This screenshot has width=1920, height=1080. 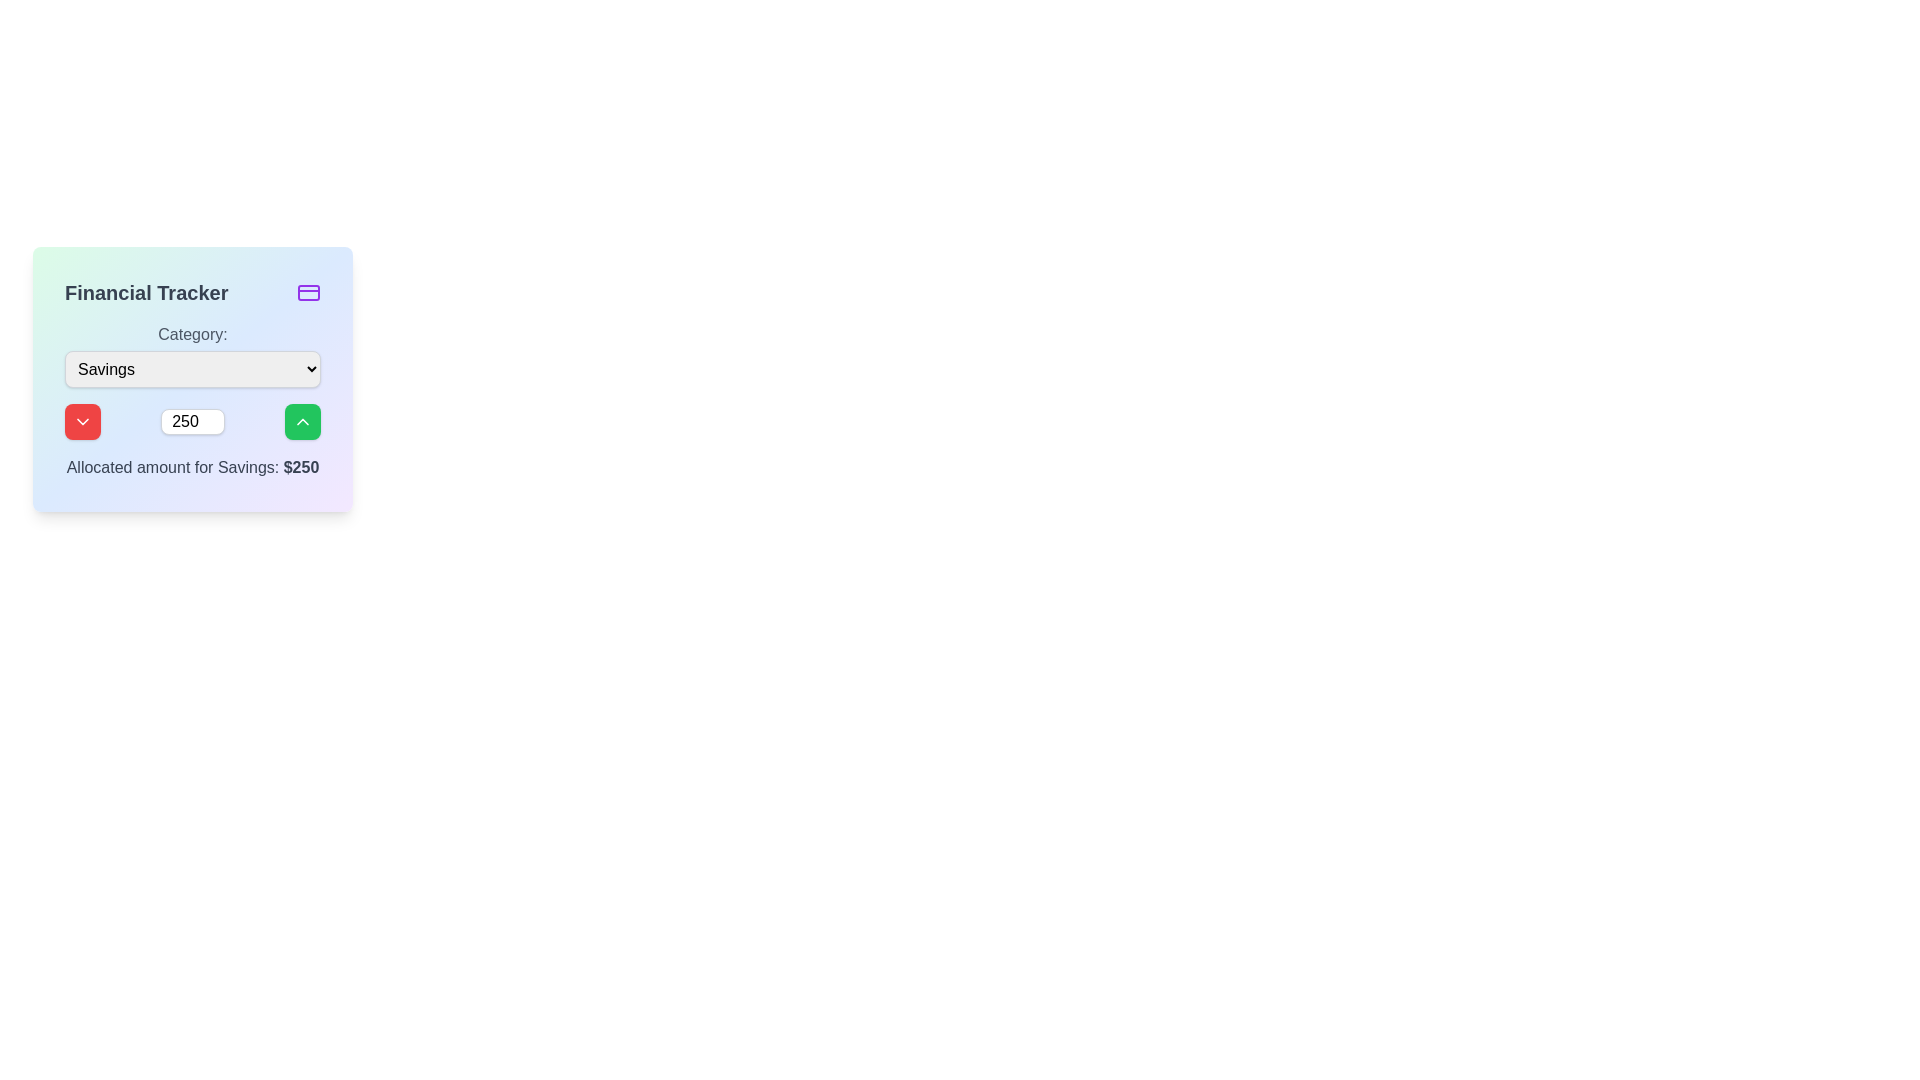 I want to click on the 'Savings' dropdown menu, which has a gray border and light background, so click(x=192, y=369).